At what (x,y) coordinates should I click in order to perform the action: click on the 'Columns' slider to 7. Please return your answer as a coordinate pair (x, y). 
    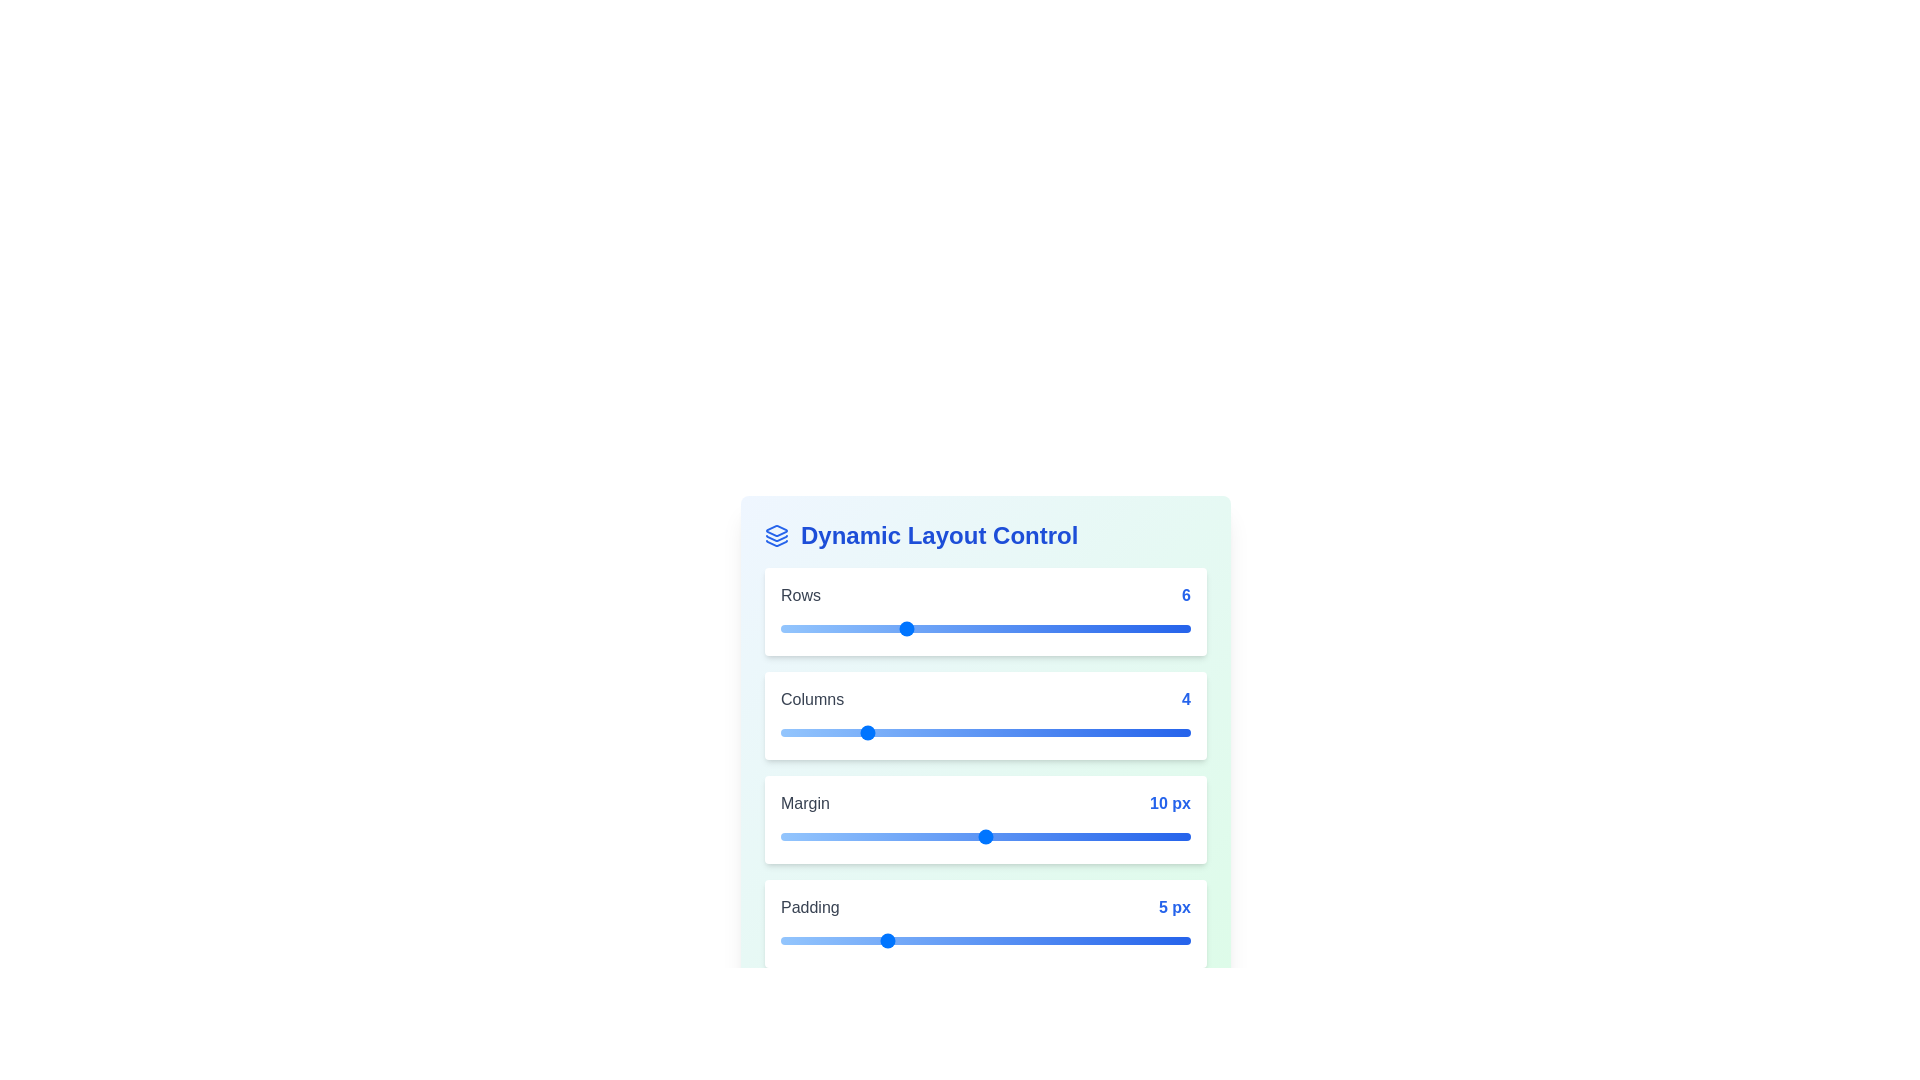
    Looking at the image, I should click on (923, 732).